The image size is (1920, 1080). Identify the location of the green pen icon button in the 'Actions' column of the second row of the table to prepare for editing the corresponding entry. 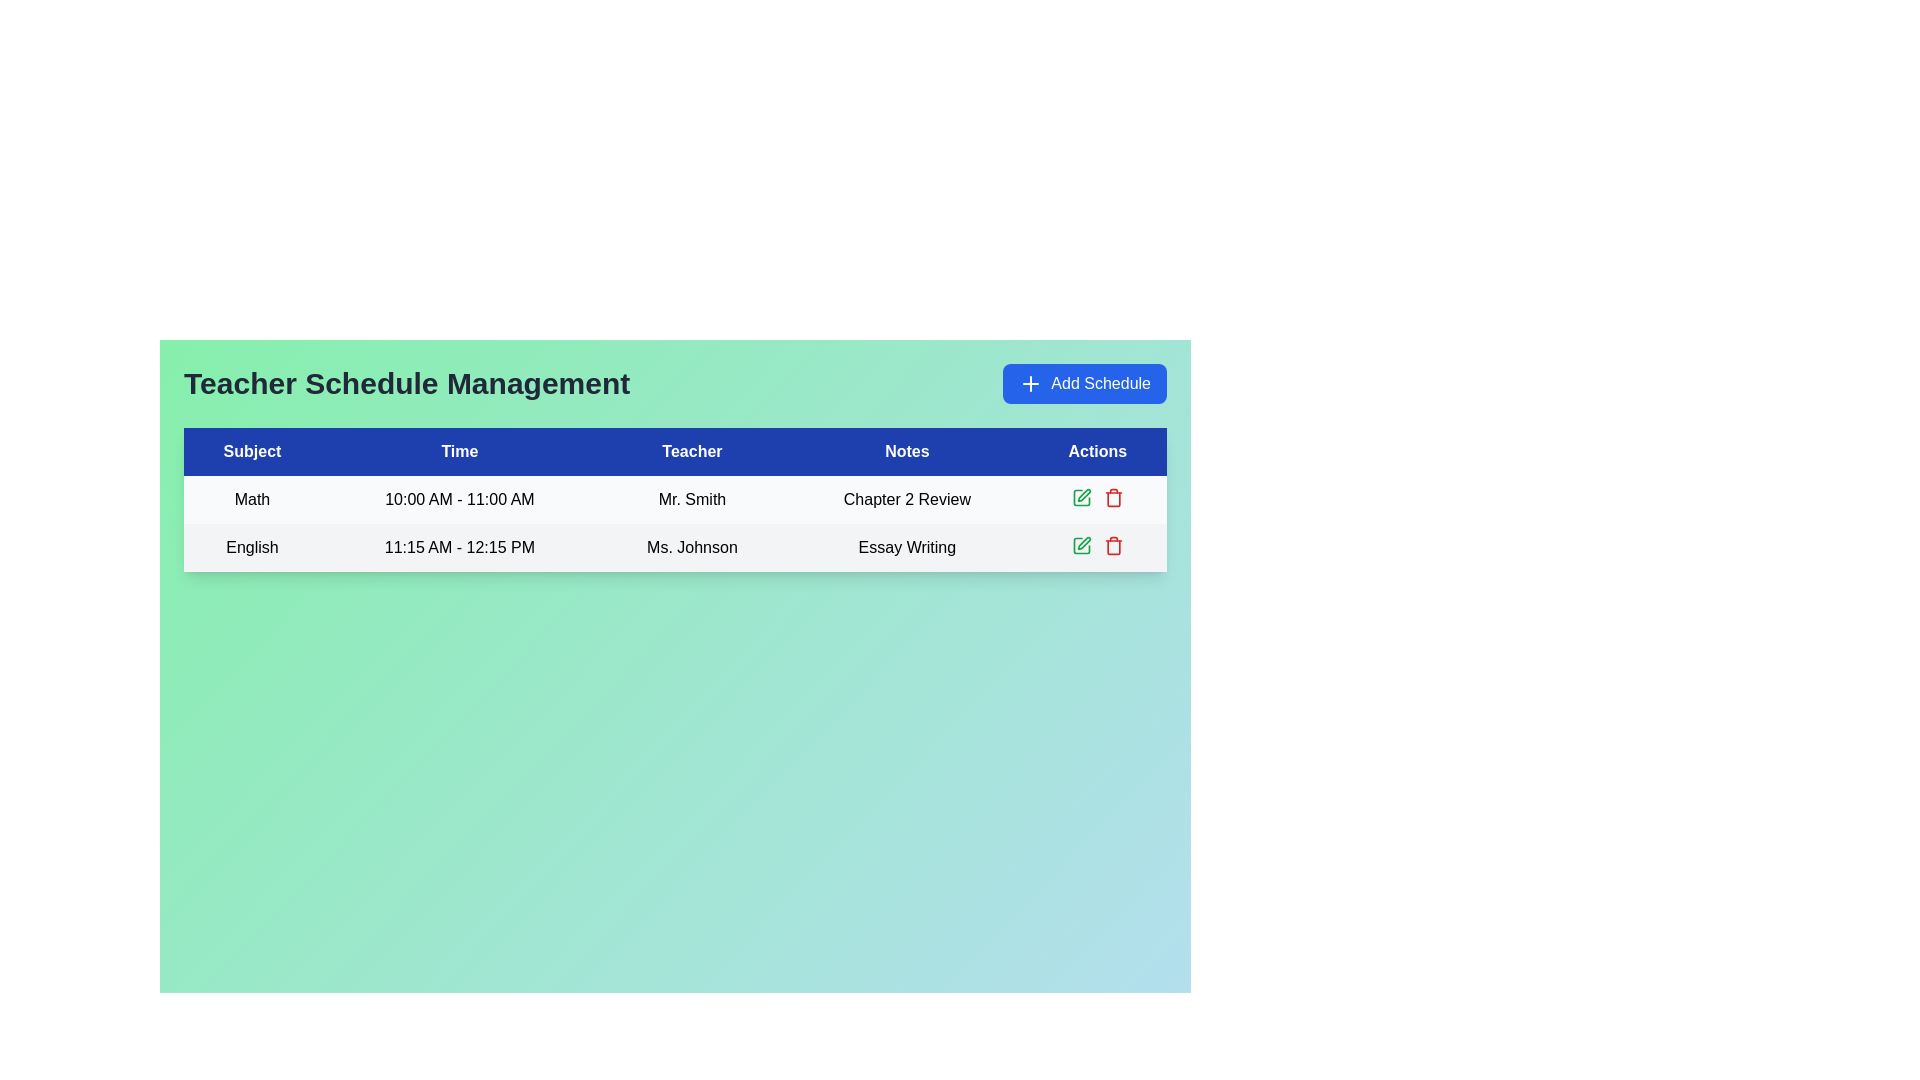
(1080, 496).